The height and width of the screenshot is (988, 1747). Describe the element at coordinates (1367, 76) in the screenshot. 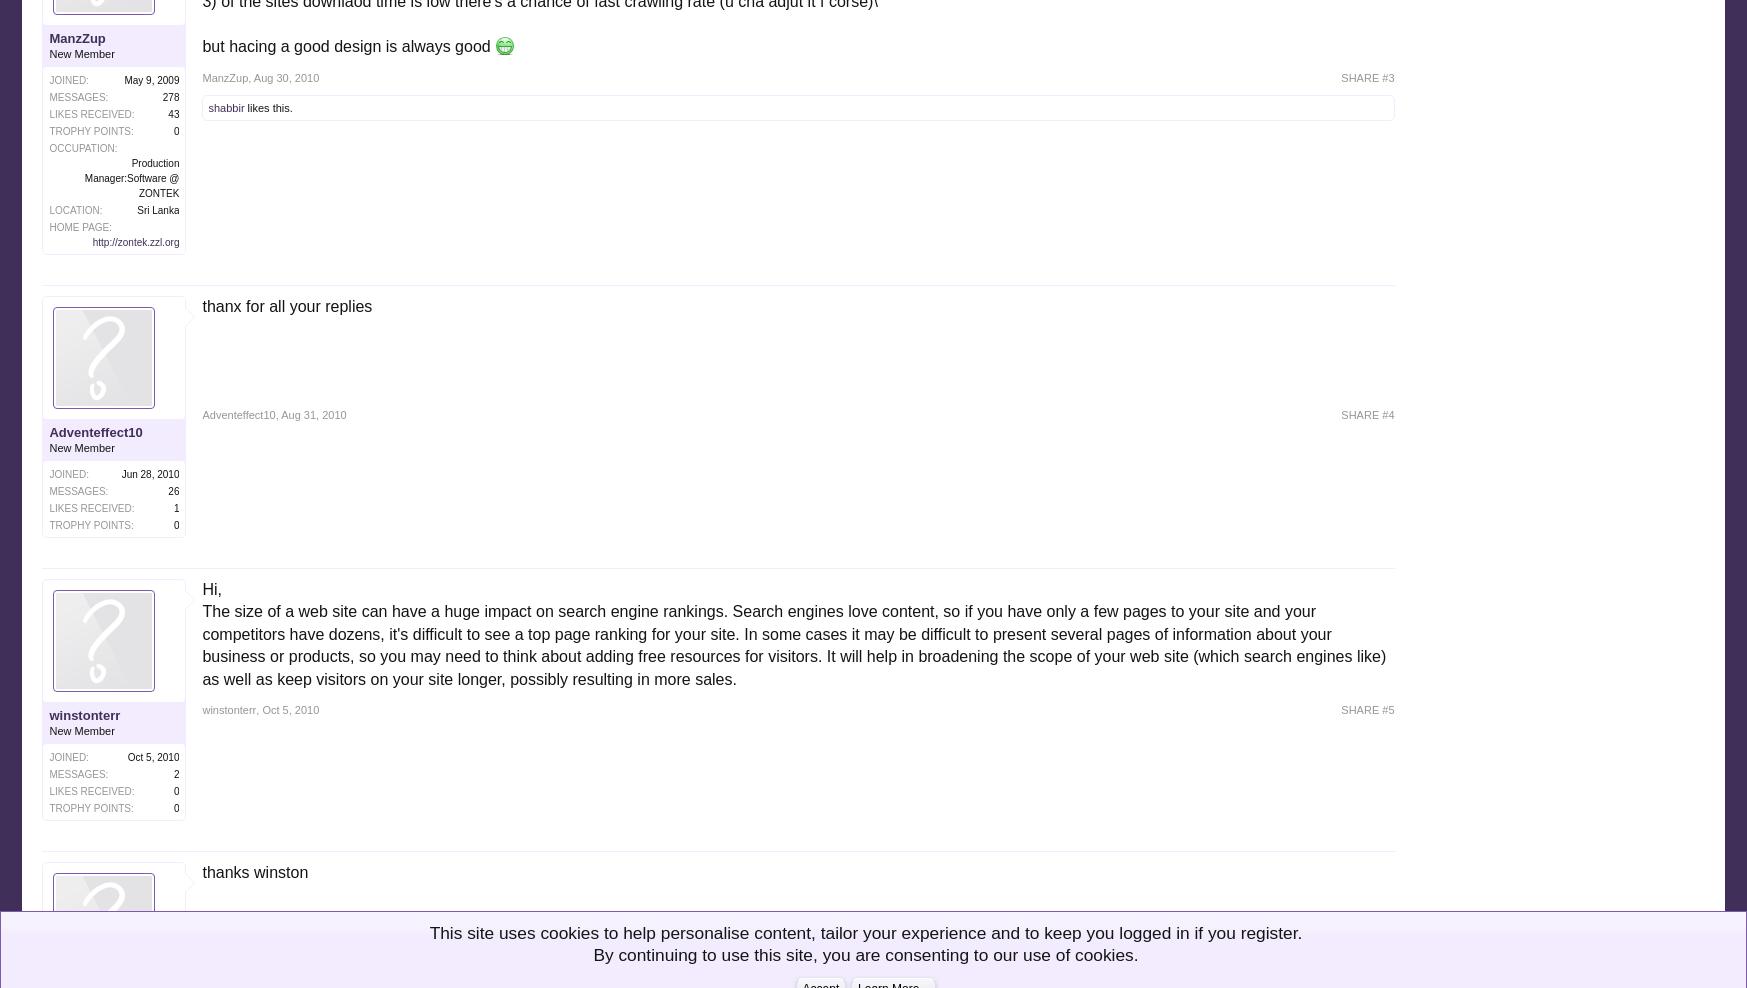

I see `'SHARE #3'` at that location.